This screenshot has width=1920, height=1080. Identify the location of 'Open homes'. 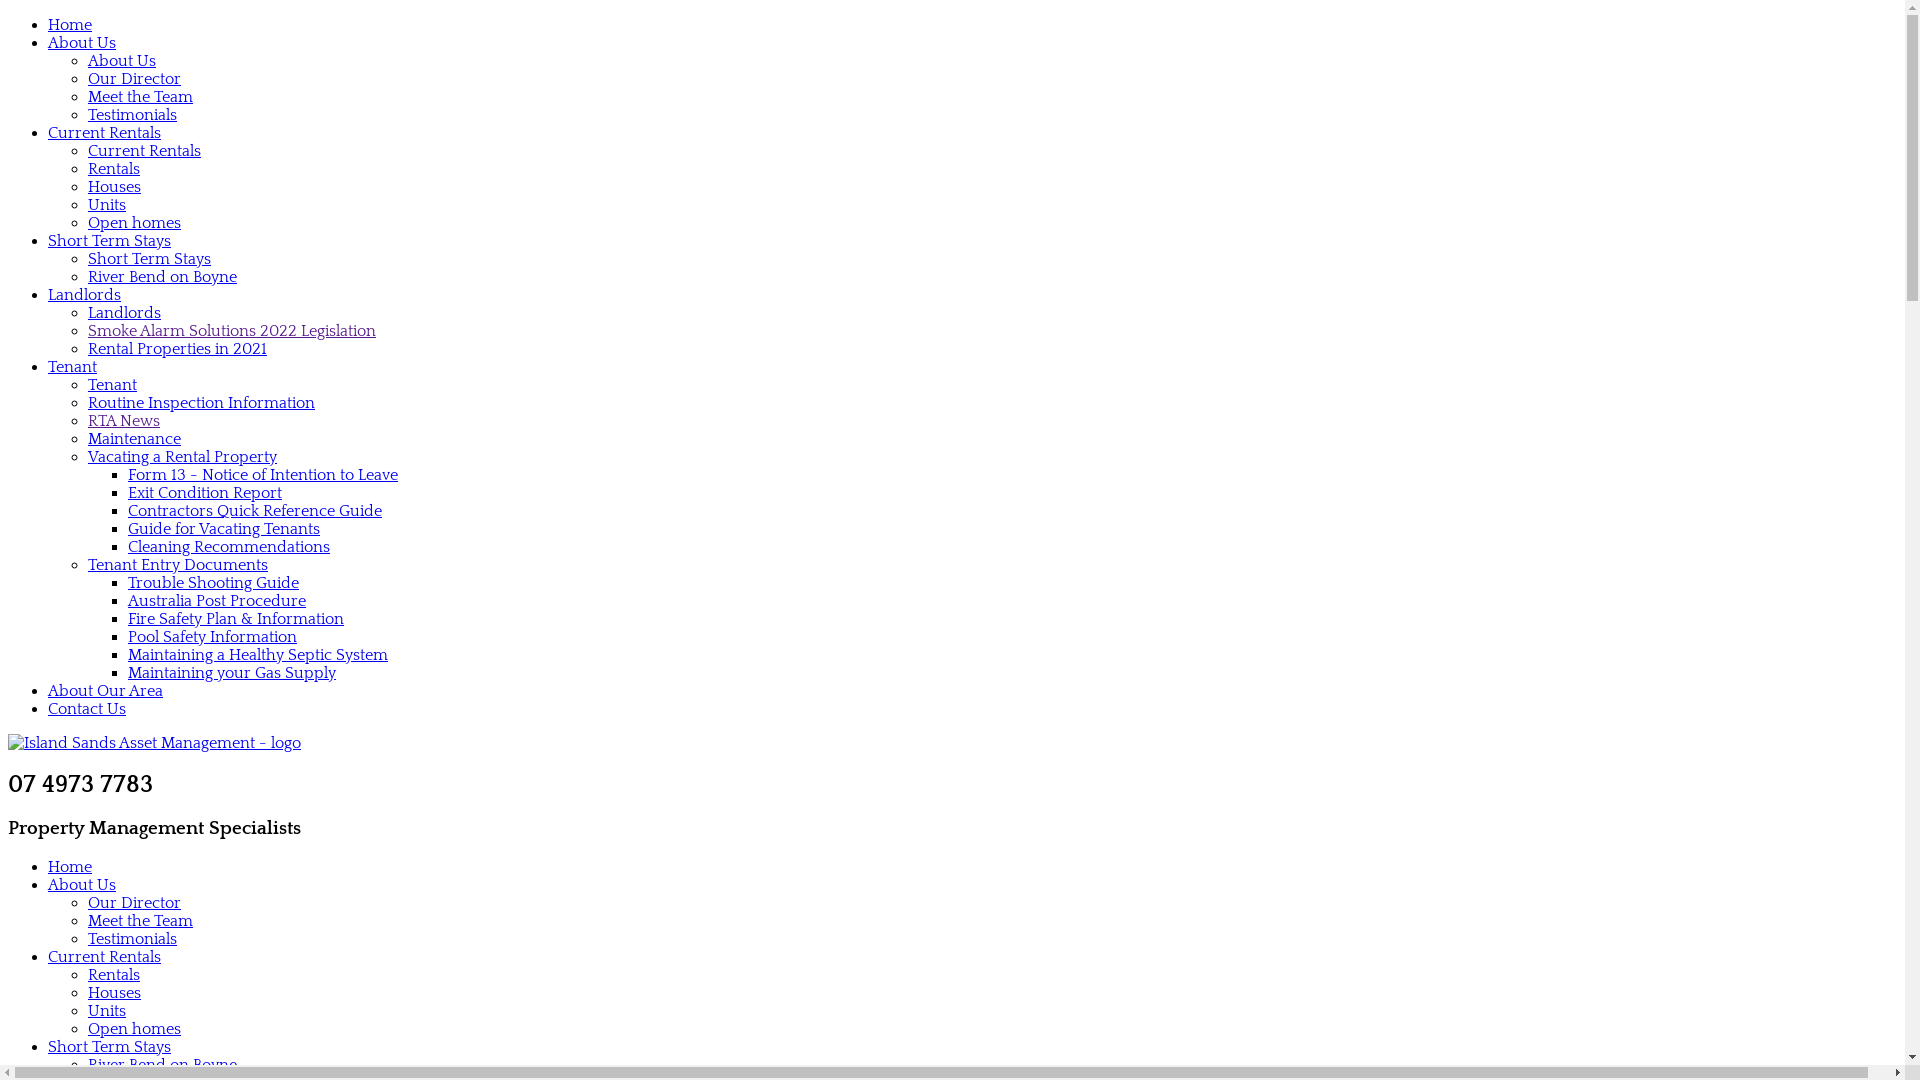
(86, 223).